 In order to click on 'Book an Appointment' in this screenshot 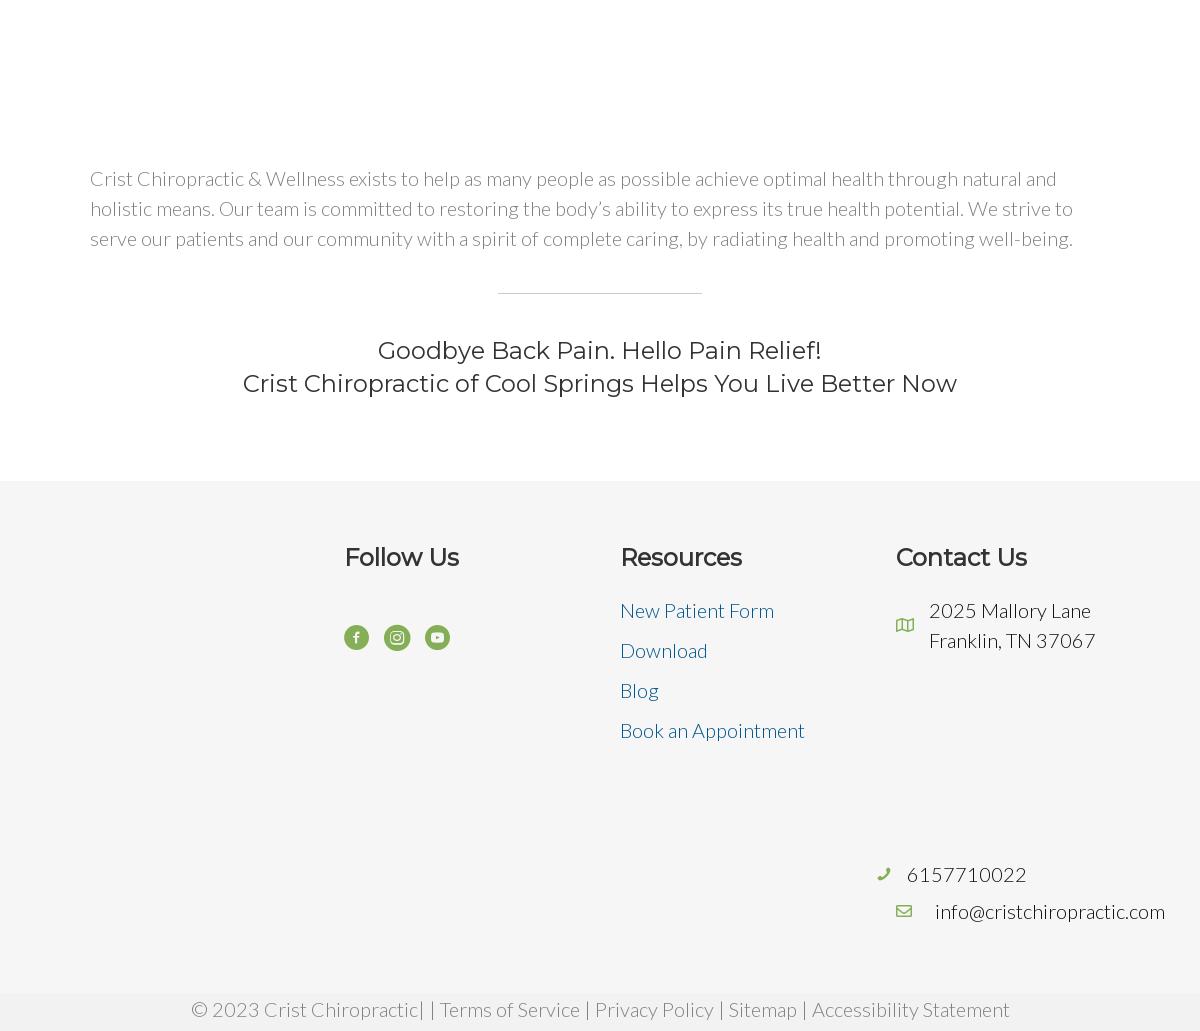, I will do `click(712, 728)`.